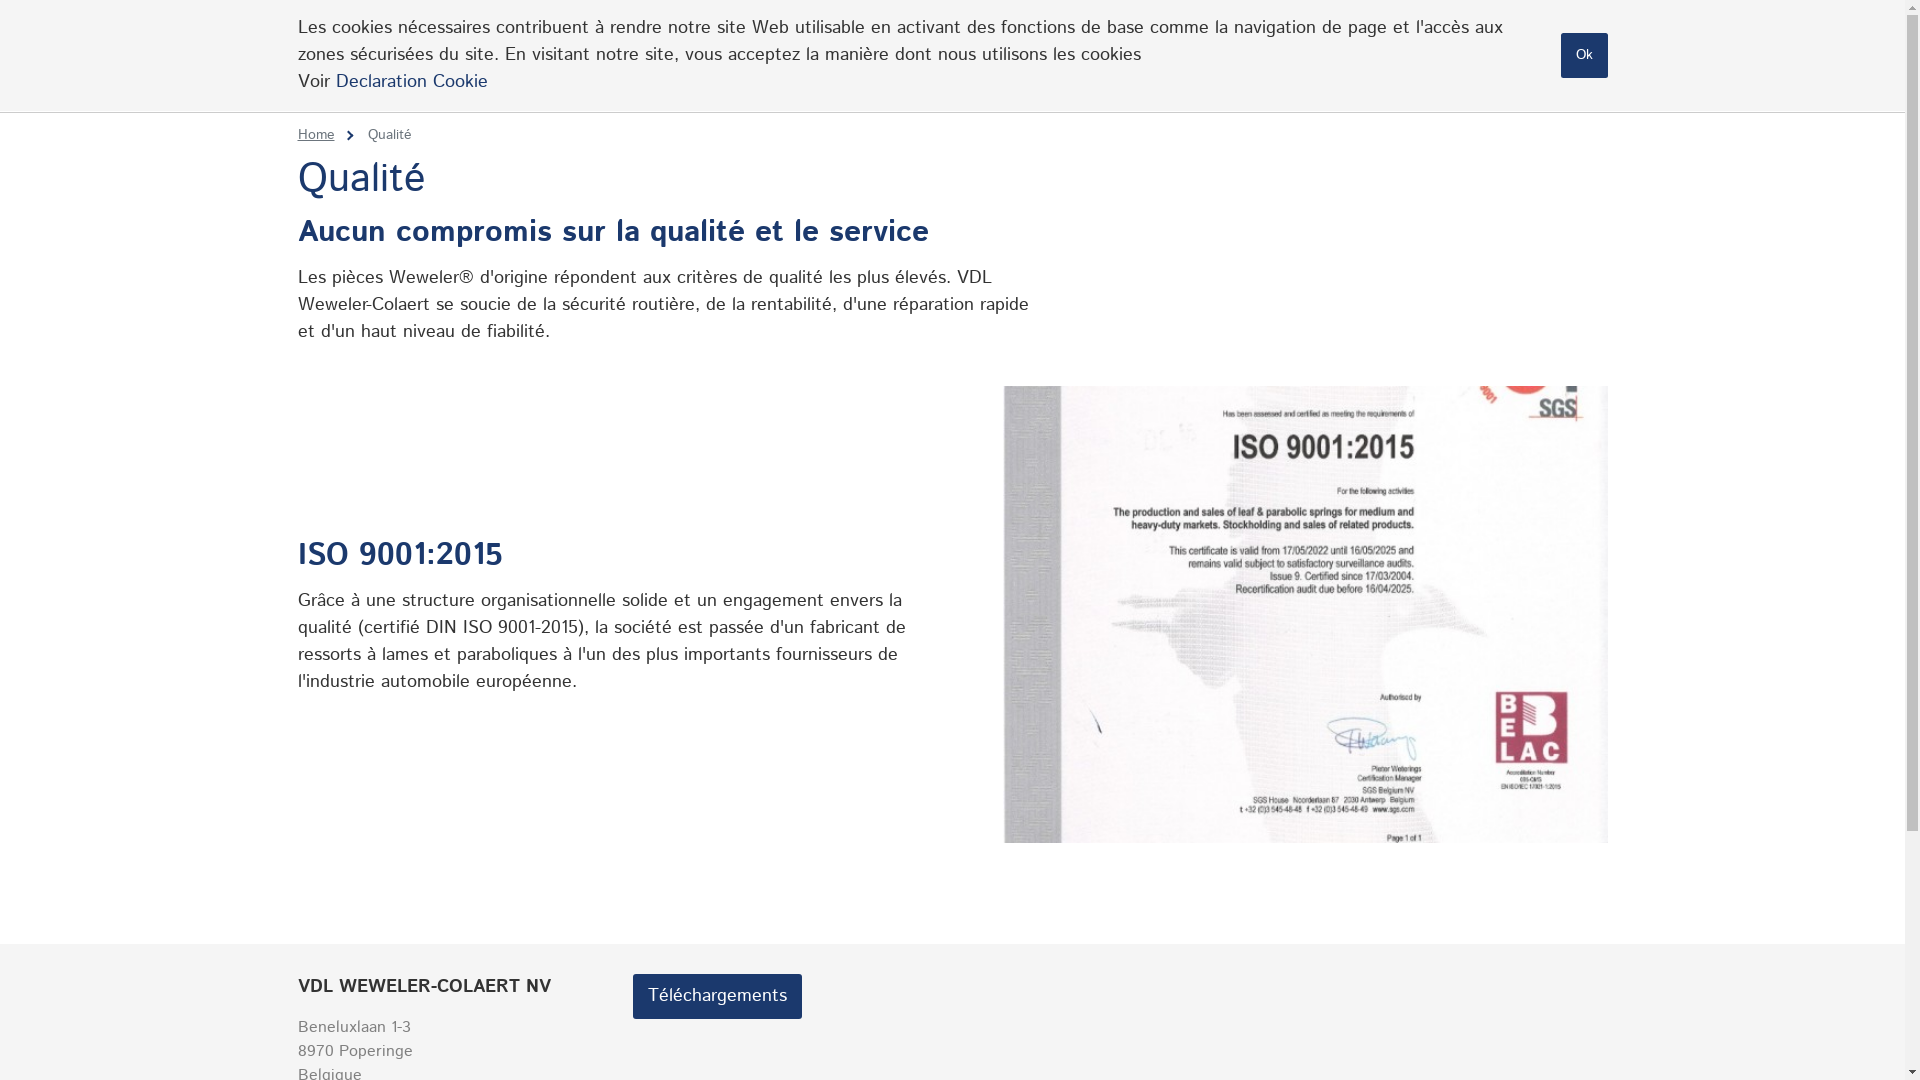 The width and height of the screenshot is (1920, 1080). What do you see at coordinates (1512, 28) in the screenshot?
I see `'EN'` at bounding box center [1512, 28].